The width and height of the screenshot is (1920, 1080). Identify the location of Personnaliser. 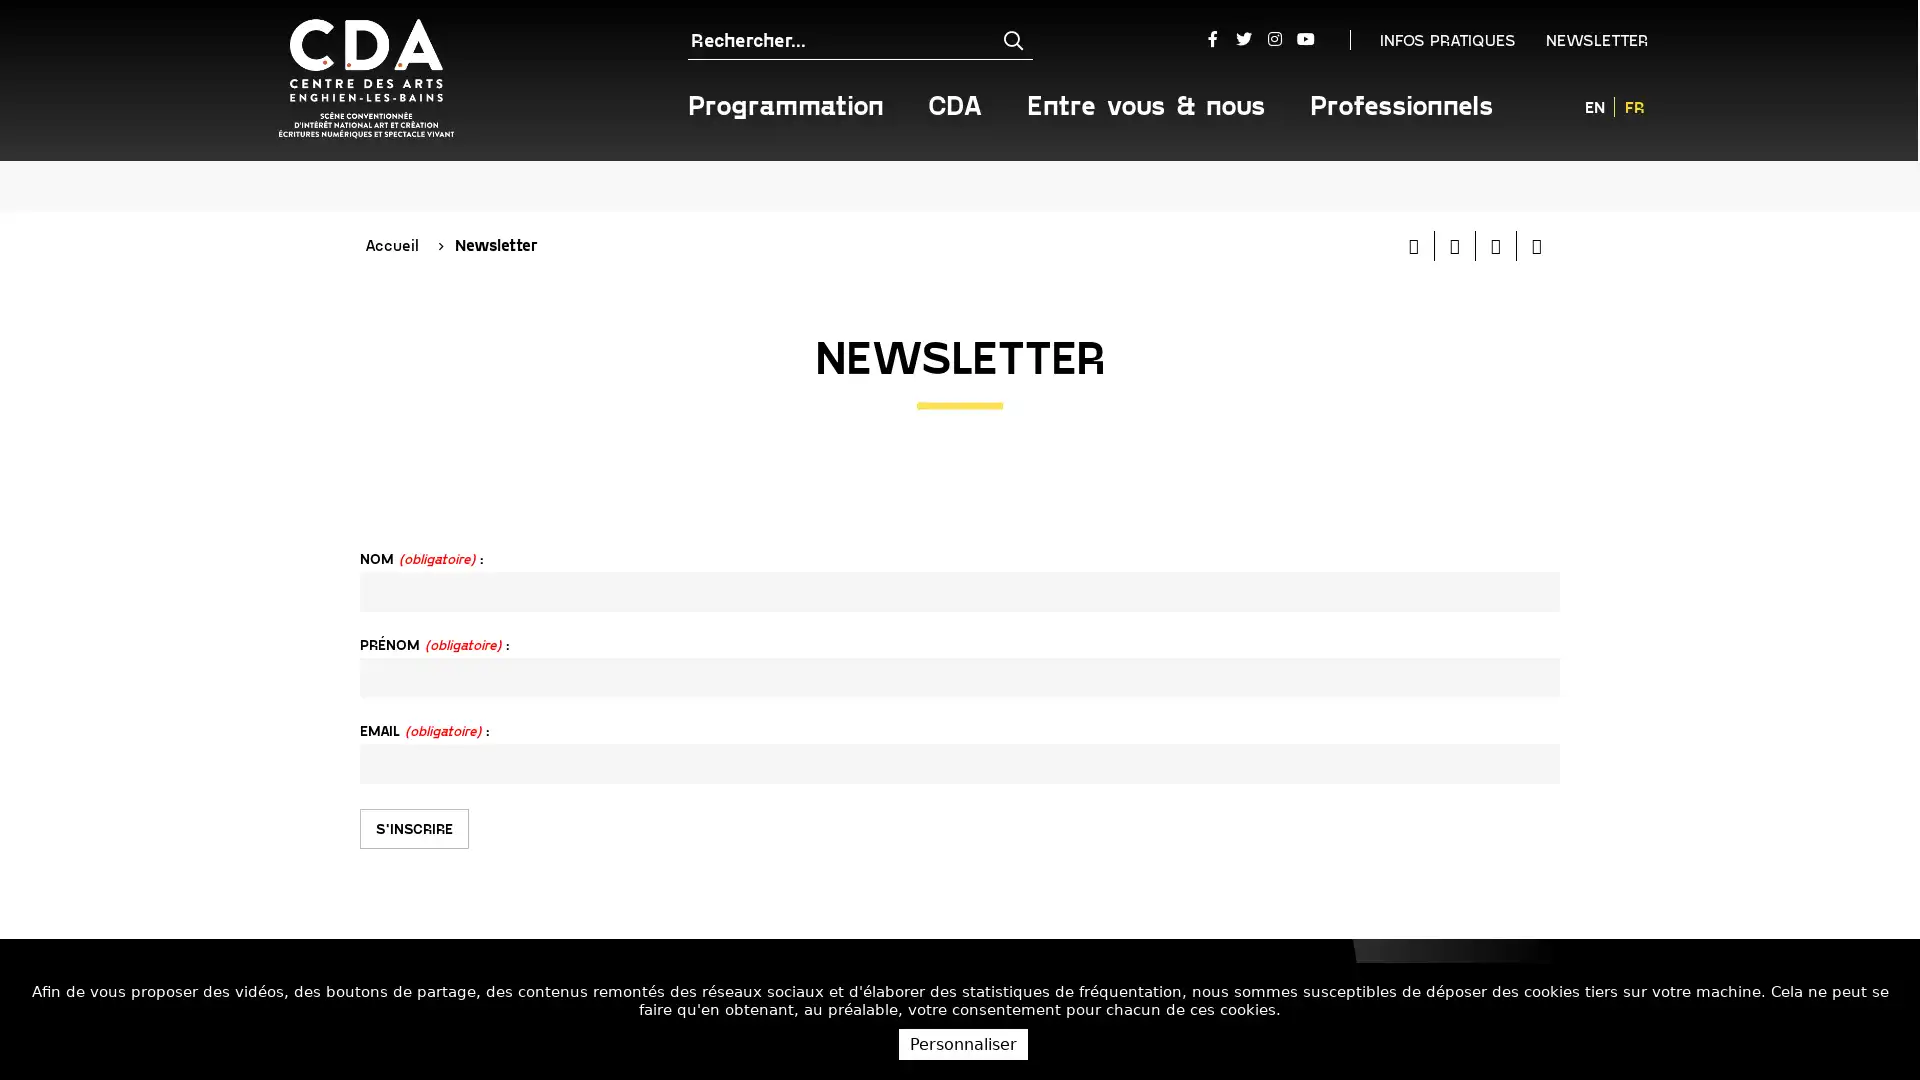
(963, 1043).